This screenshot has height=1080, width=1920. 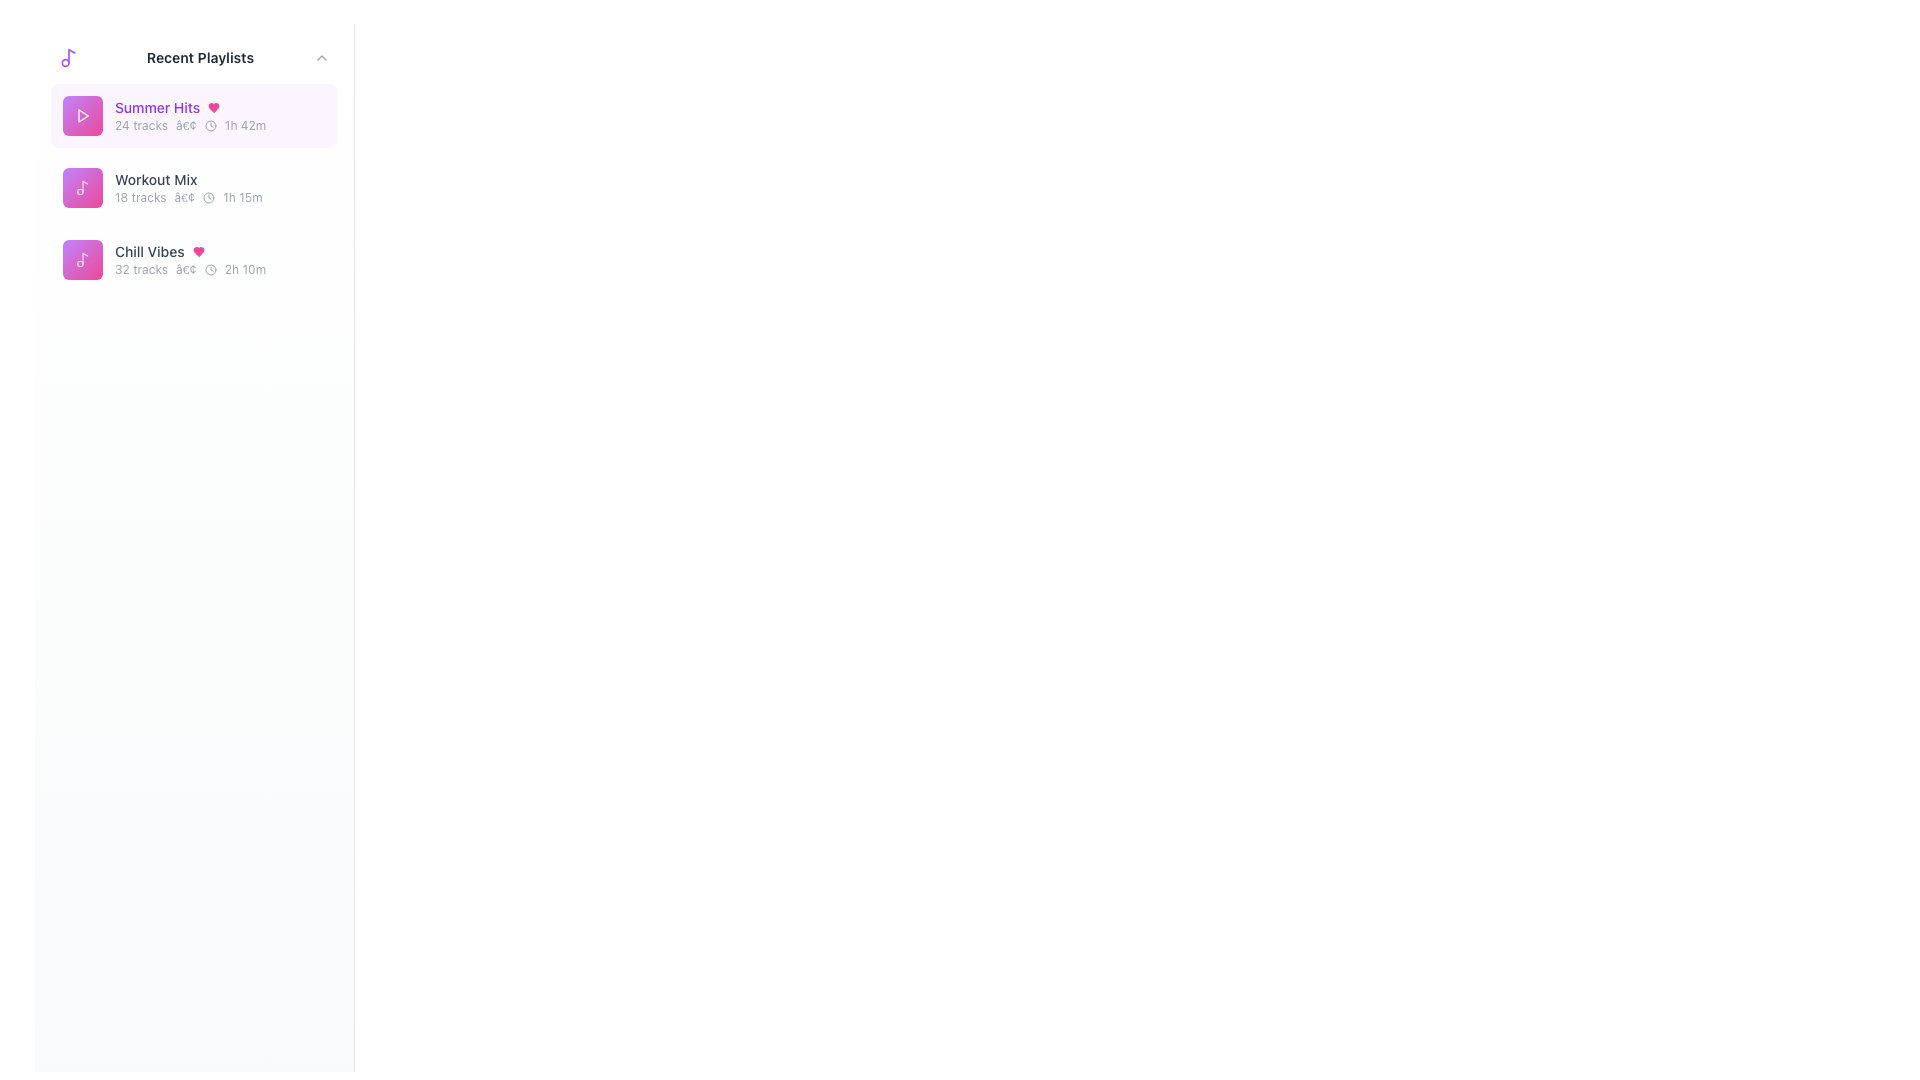 I want to click on the 'Chill Vibes' playlist card, so click(x=194, y=258).